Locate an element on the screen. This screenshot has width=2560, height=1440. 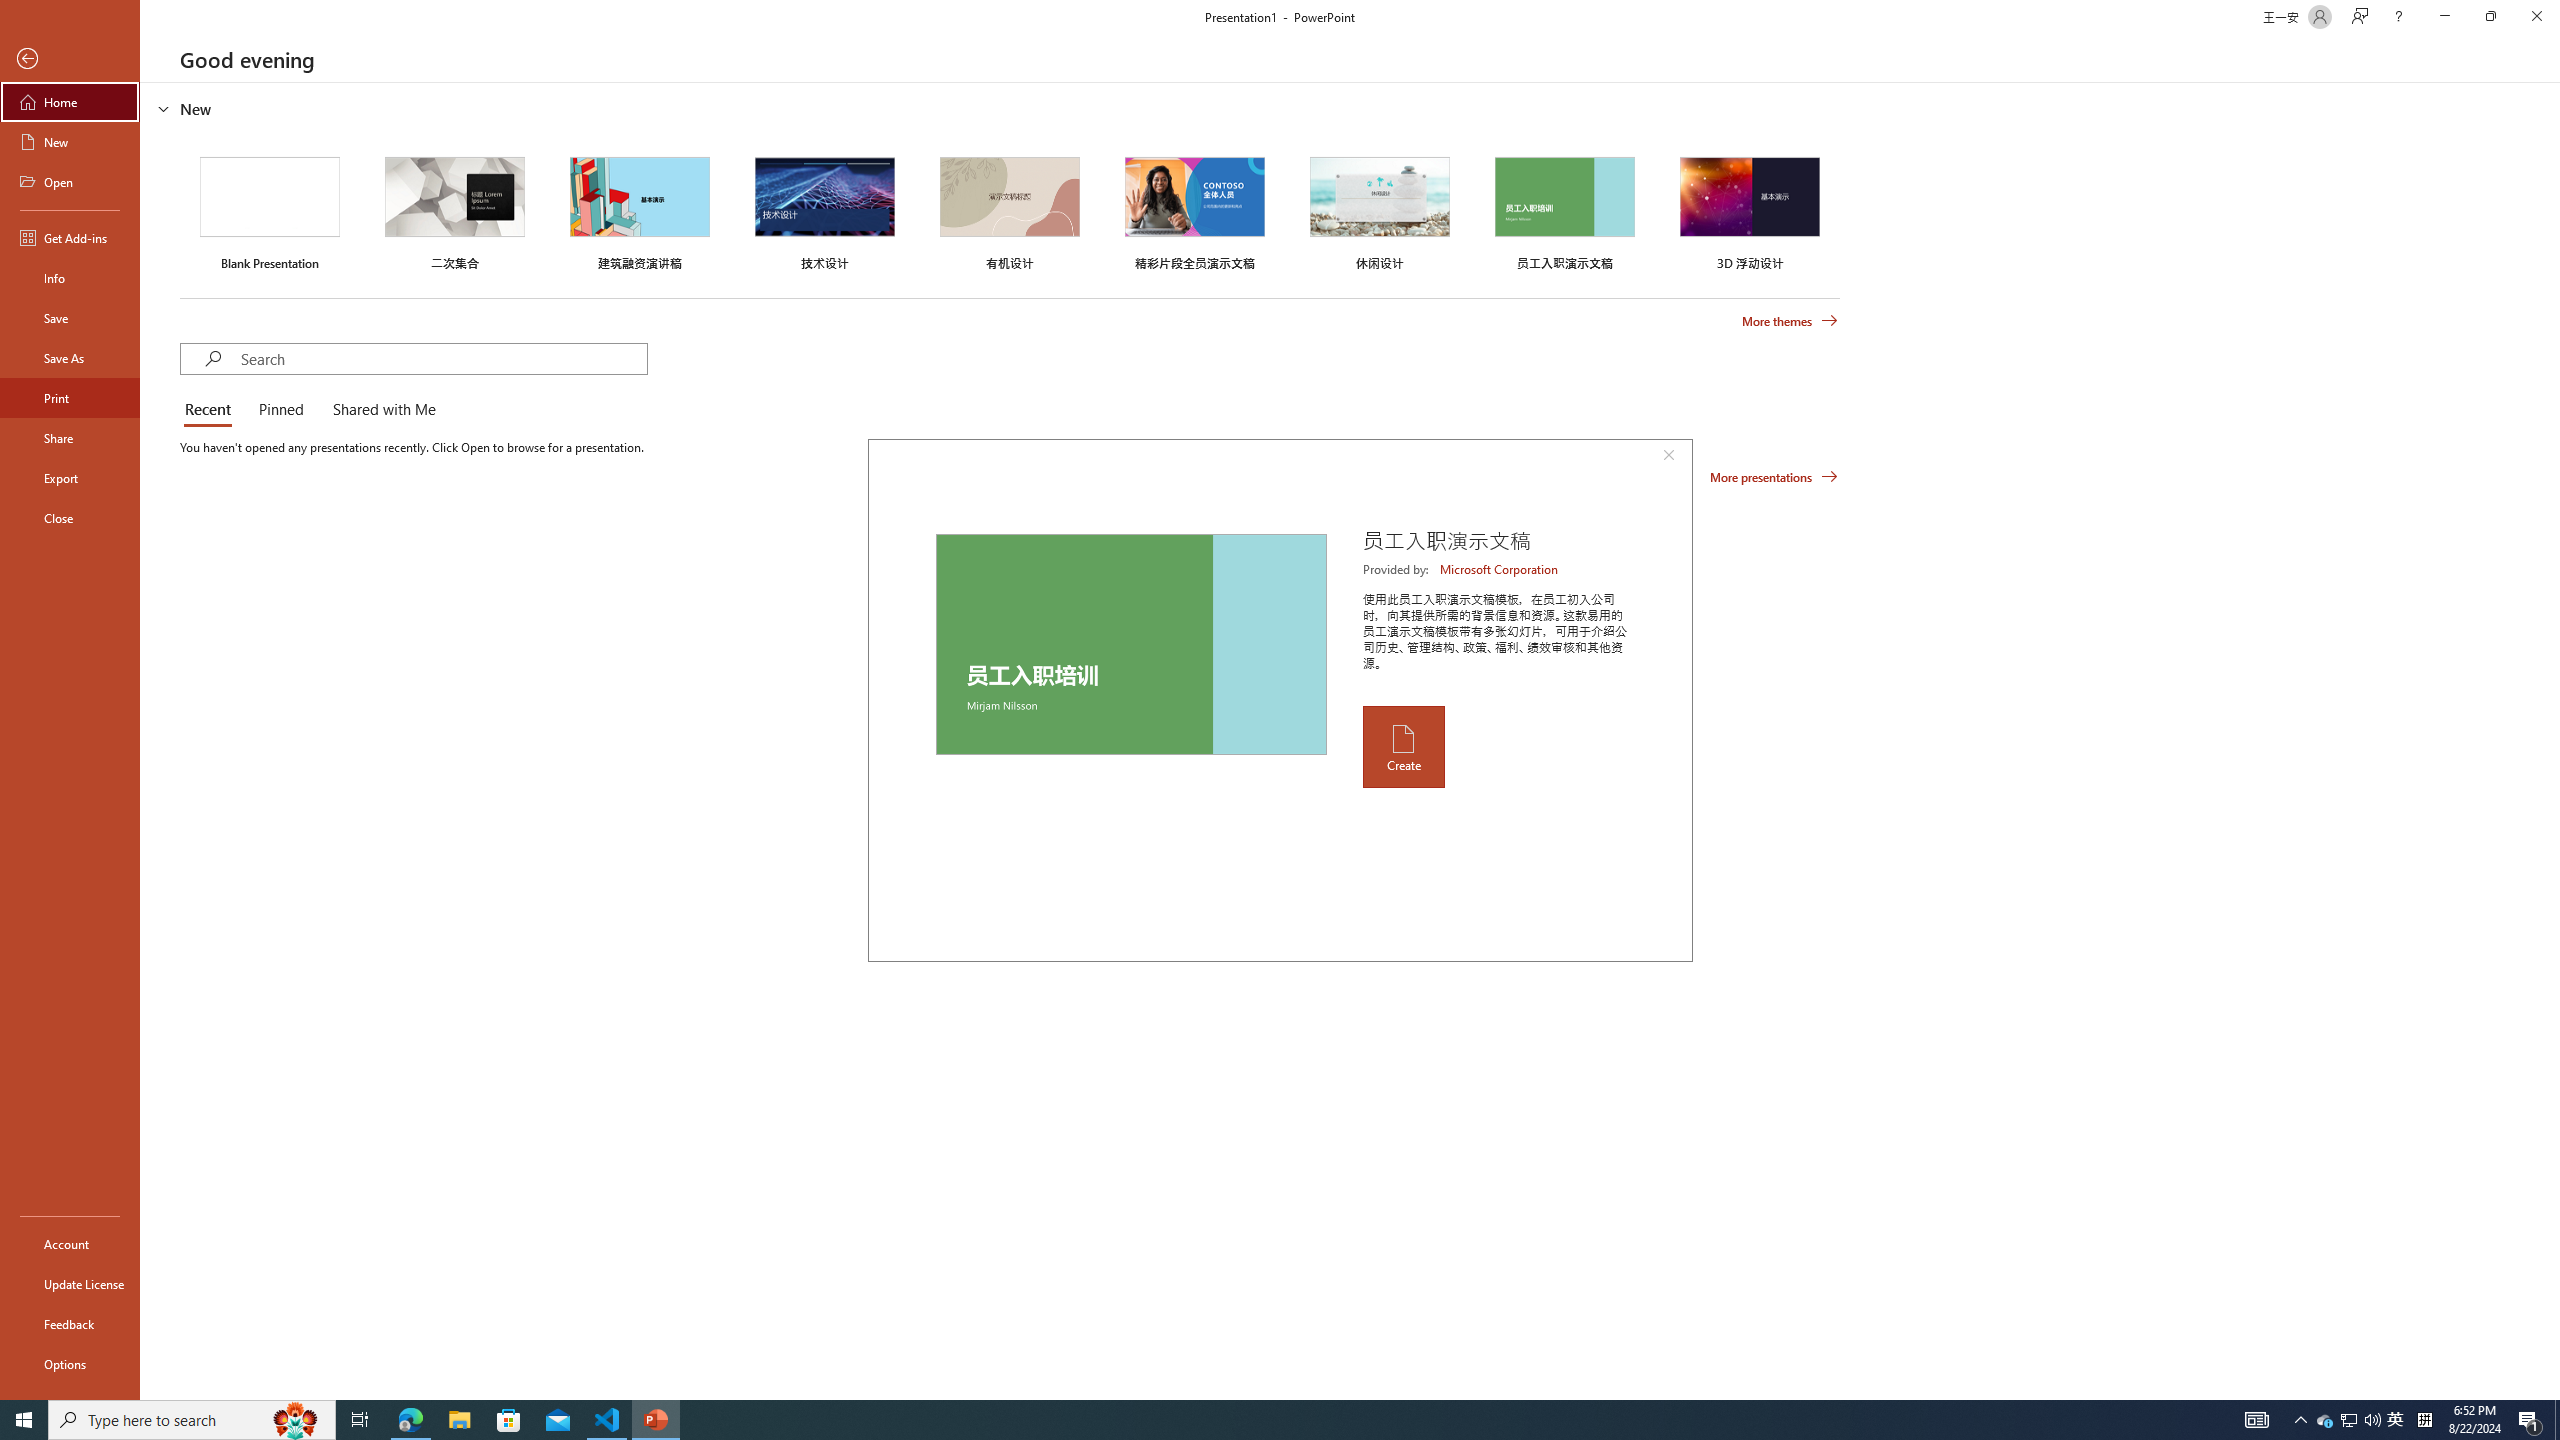
'Share' is located at coordinates (69, 436).